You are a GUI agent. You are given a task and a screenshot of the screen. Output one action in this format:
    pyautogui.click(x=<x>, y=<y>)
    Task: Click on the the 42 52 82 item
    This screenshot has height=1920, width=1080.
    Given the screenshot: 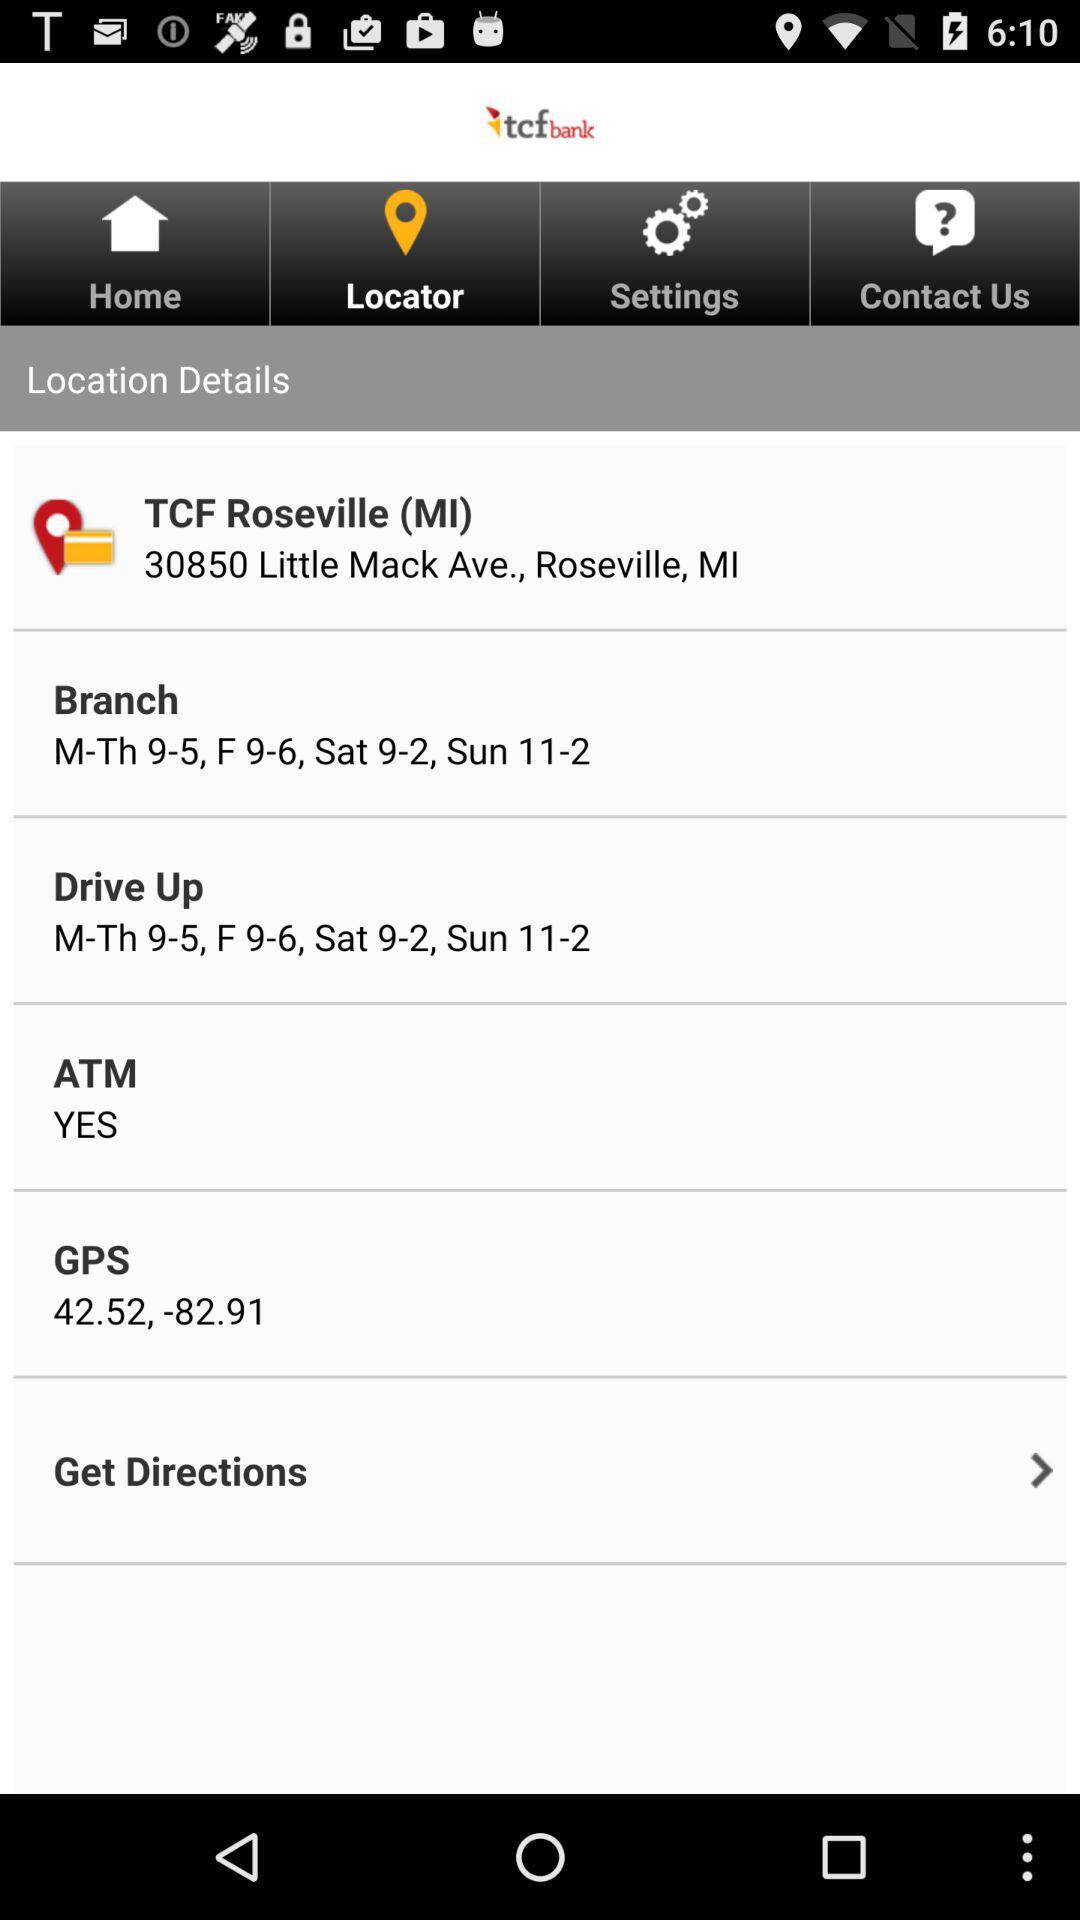 What is the action you would take?
    pyautogui.click(x=159, y=1310)
    